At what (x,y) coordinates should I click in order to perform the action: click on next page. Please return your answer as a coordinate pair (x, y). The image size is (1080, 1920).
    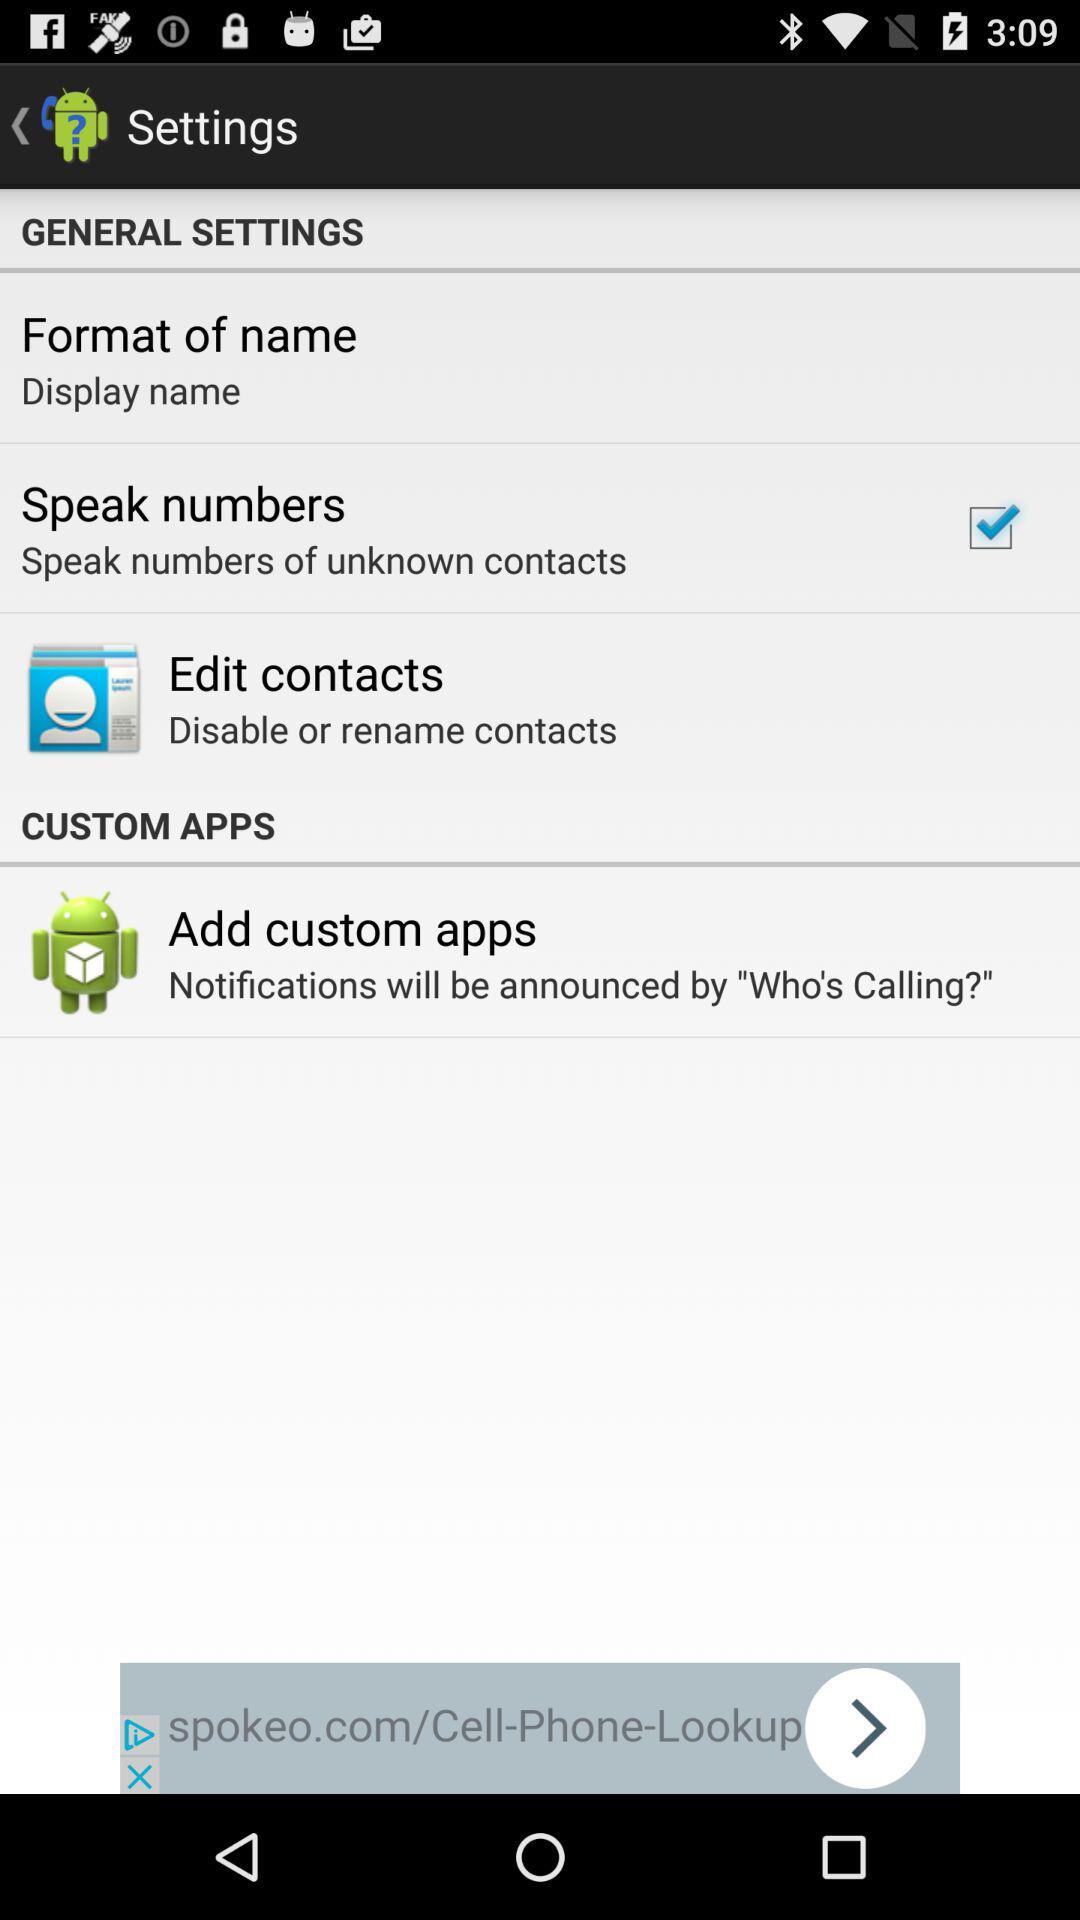
    Looking at the image, I should click on (540, 1727).